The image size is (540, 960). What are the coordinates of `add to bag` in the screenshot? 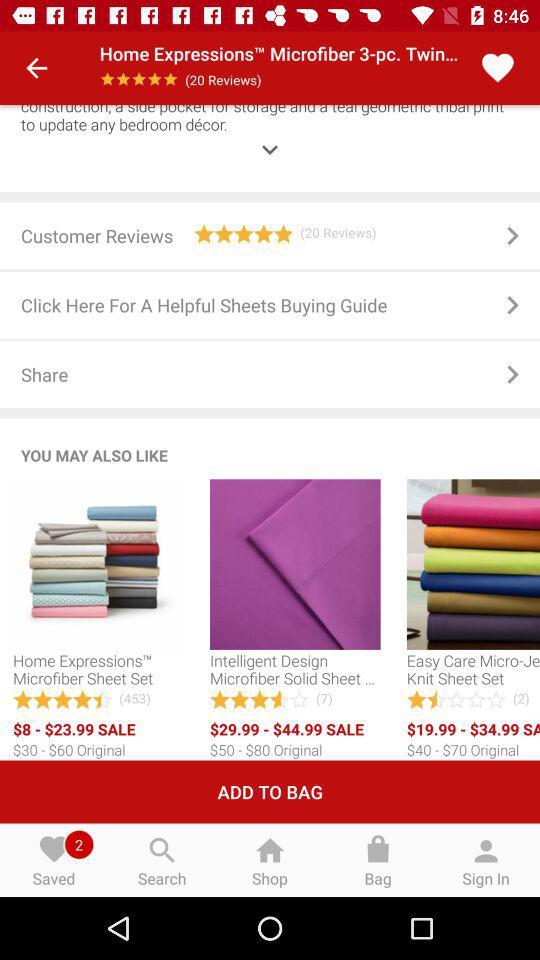 It's located at (270, 792).